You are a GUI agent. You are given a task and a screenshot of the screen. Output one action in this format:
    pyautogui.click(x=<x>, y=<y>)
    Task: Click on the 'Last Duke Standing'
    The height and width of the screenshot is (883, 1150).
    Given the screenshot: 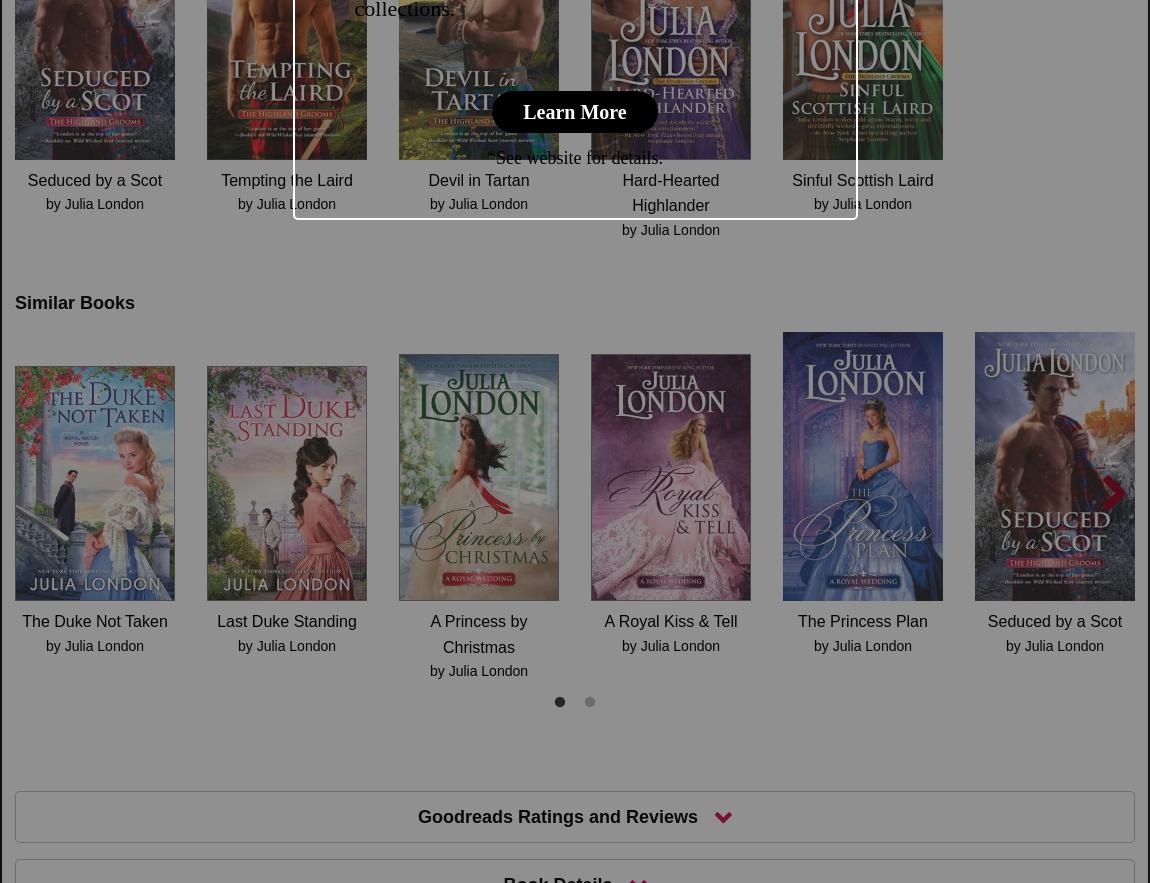 What is the action you would take?
    pyautogui.click(x=285, y=621)
    